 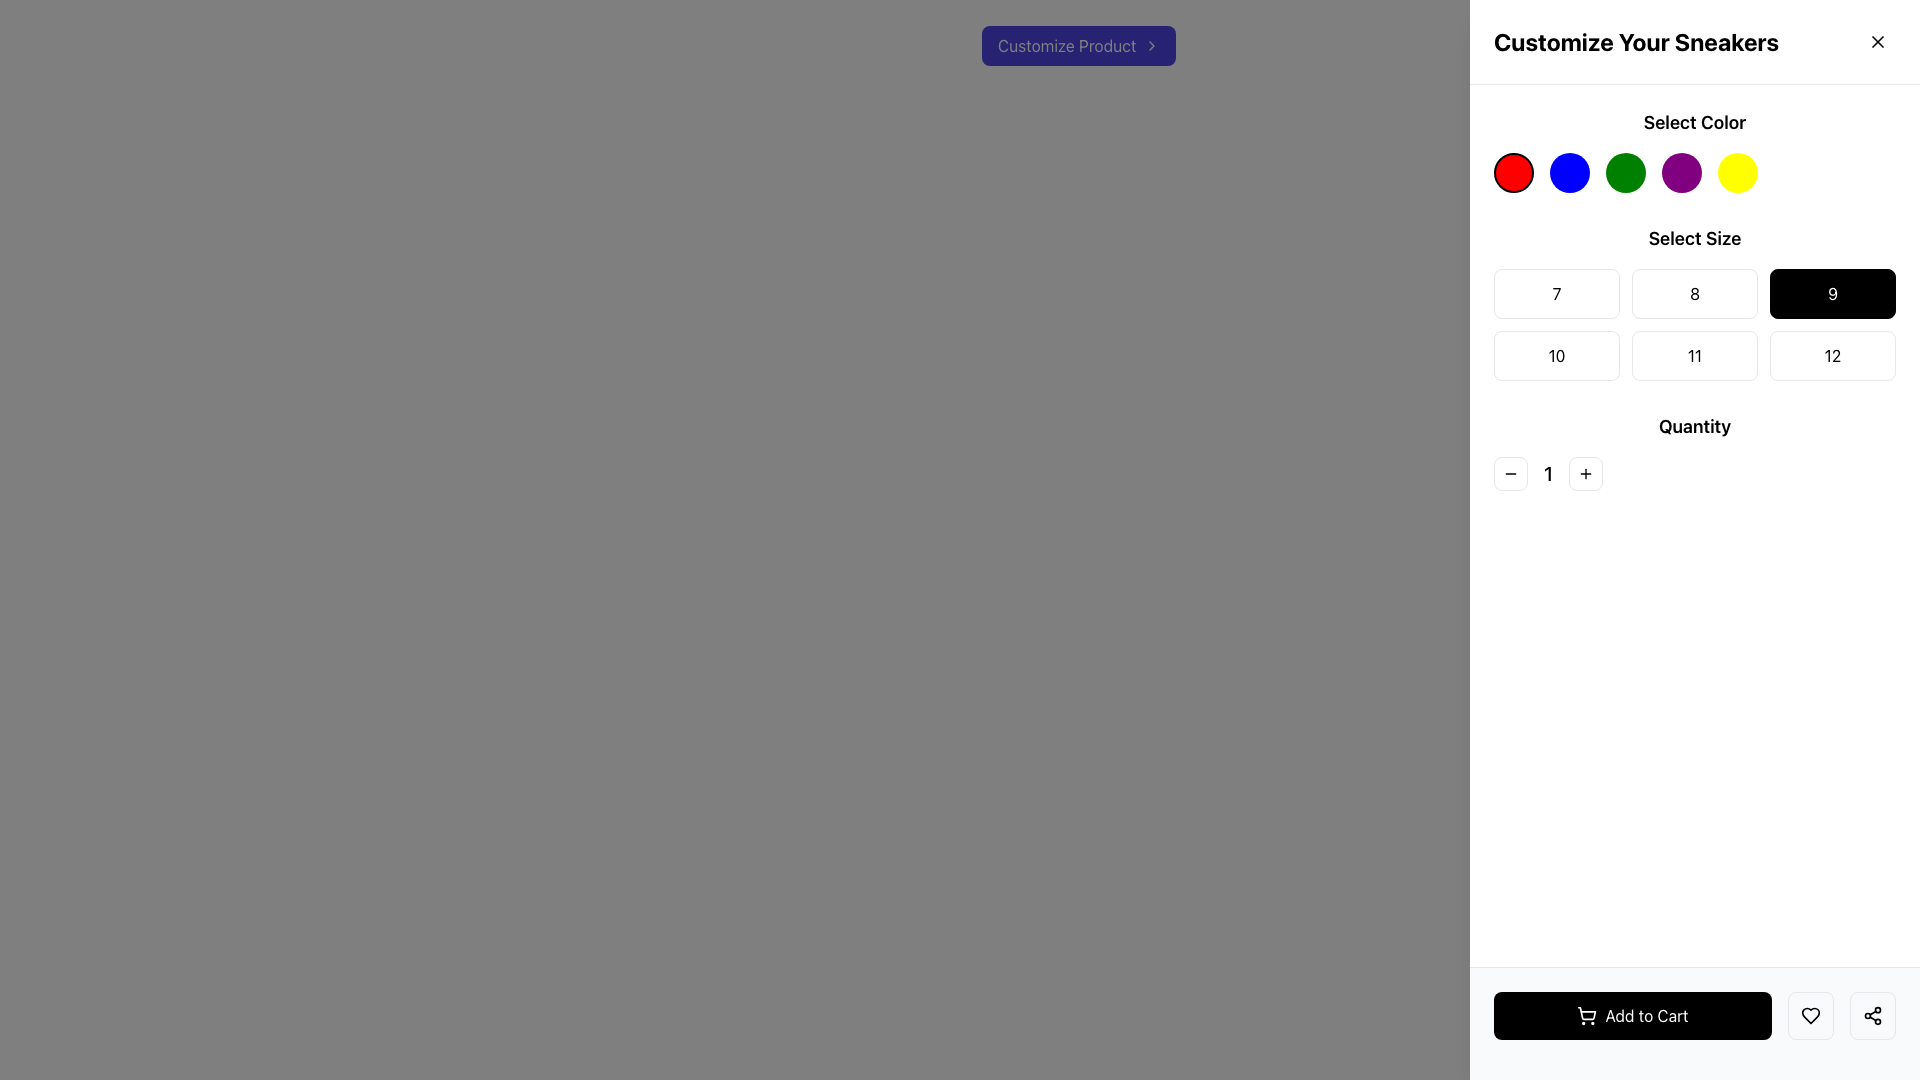 I want to click on the red circular button located in the top-right section of the customization panel to bring it to attention, so click(x=1513, y=172).